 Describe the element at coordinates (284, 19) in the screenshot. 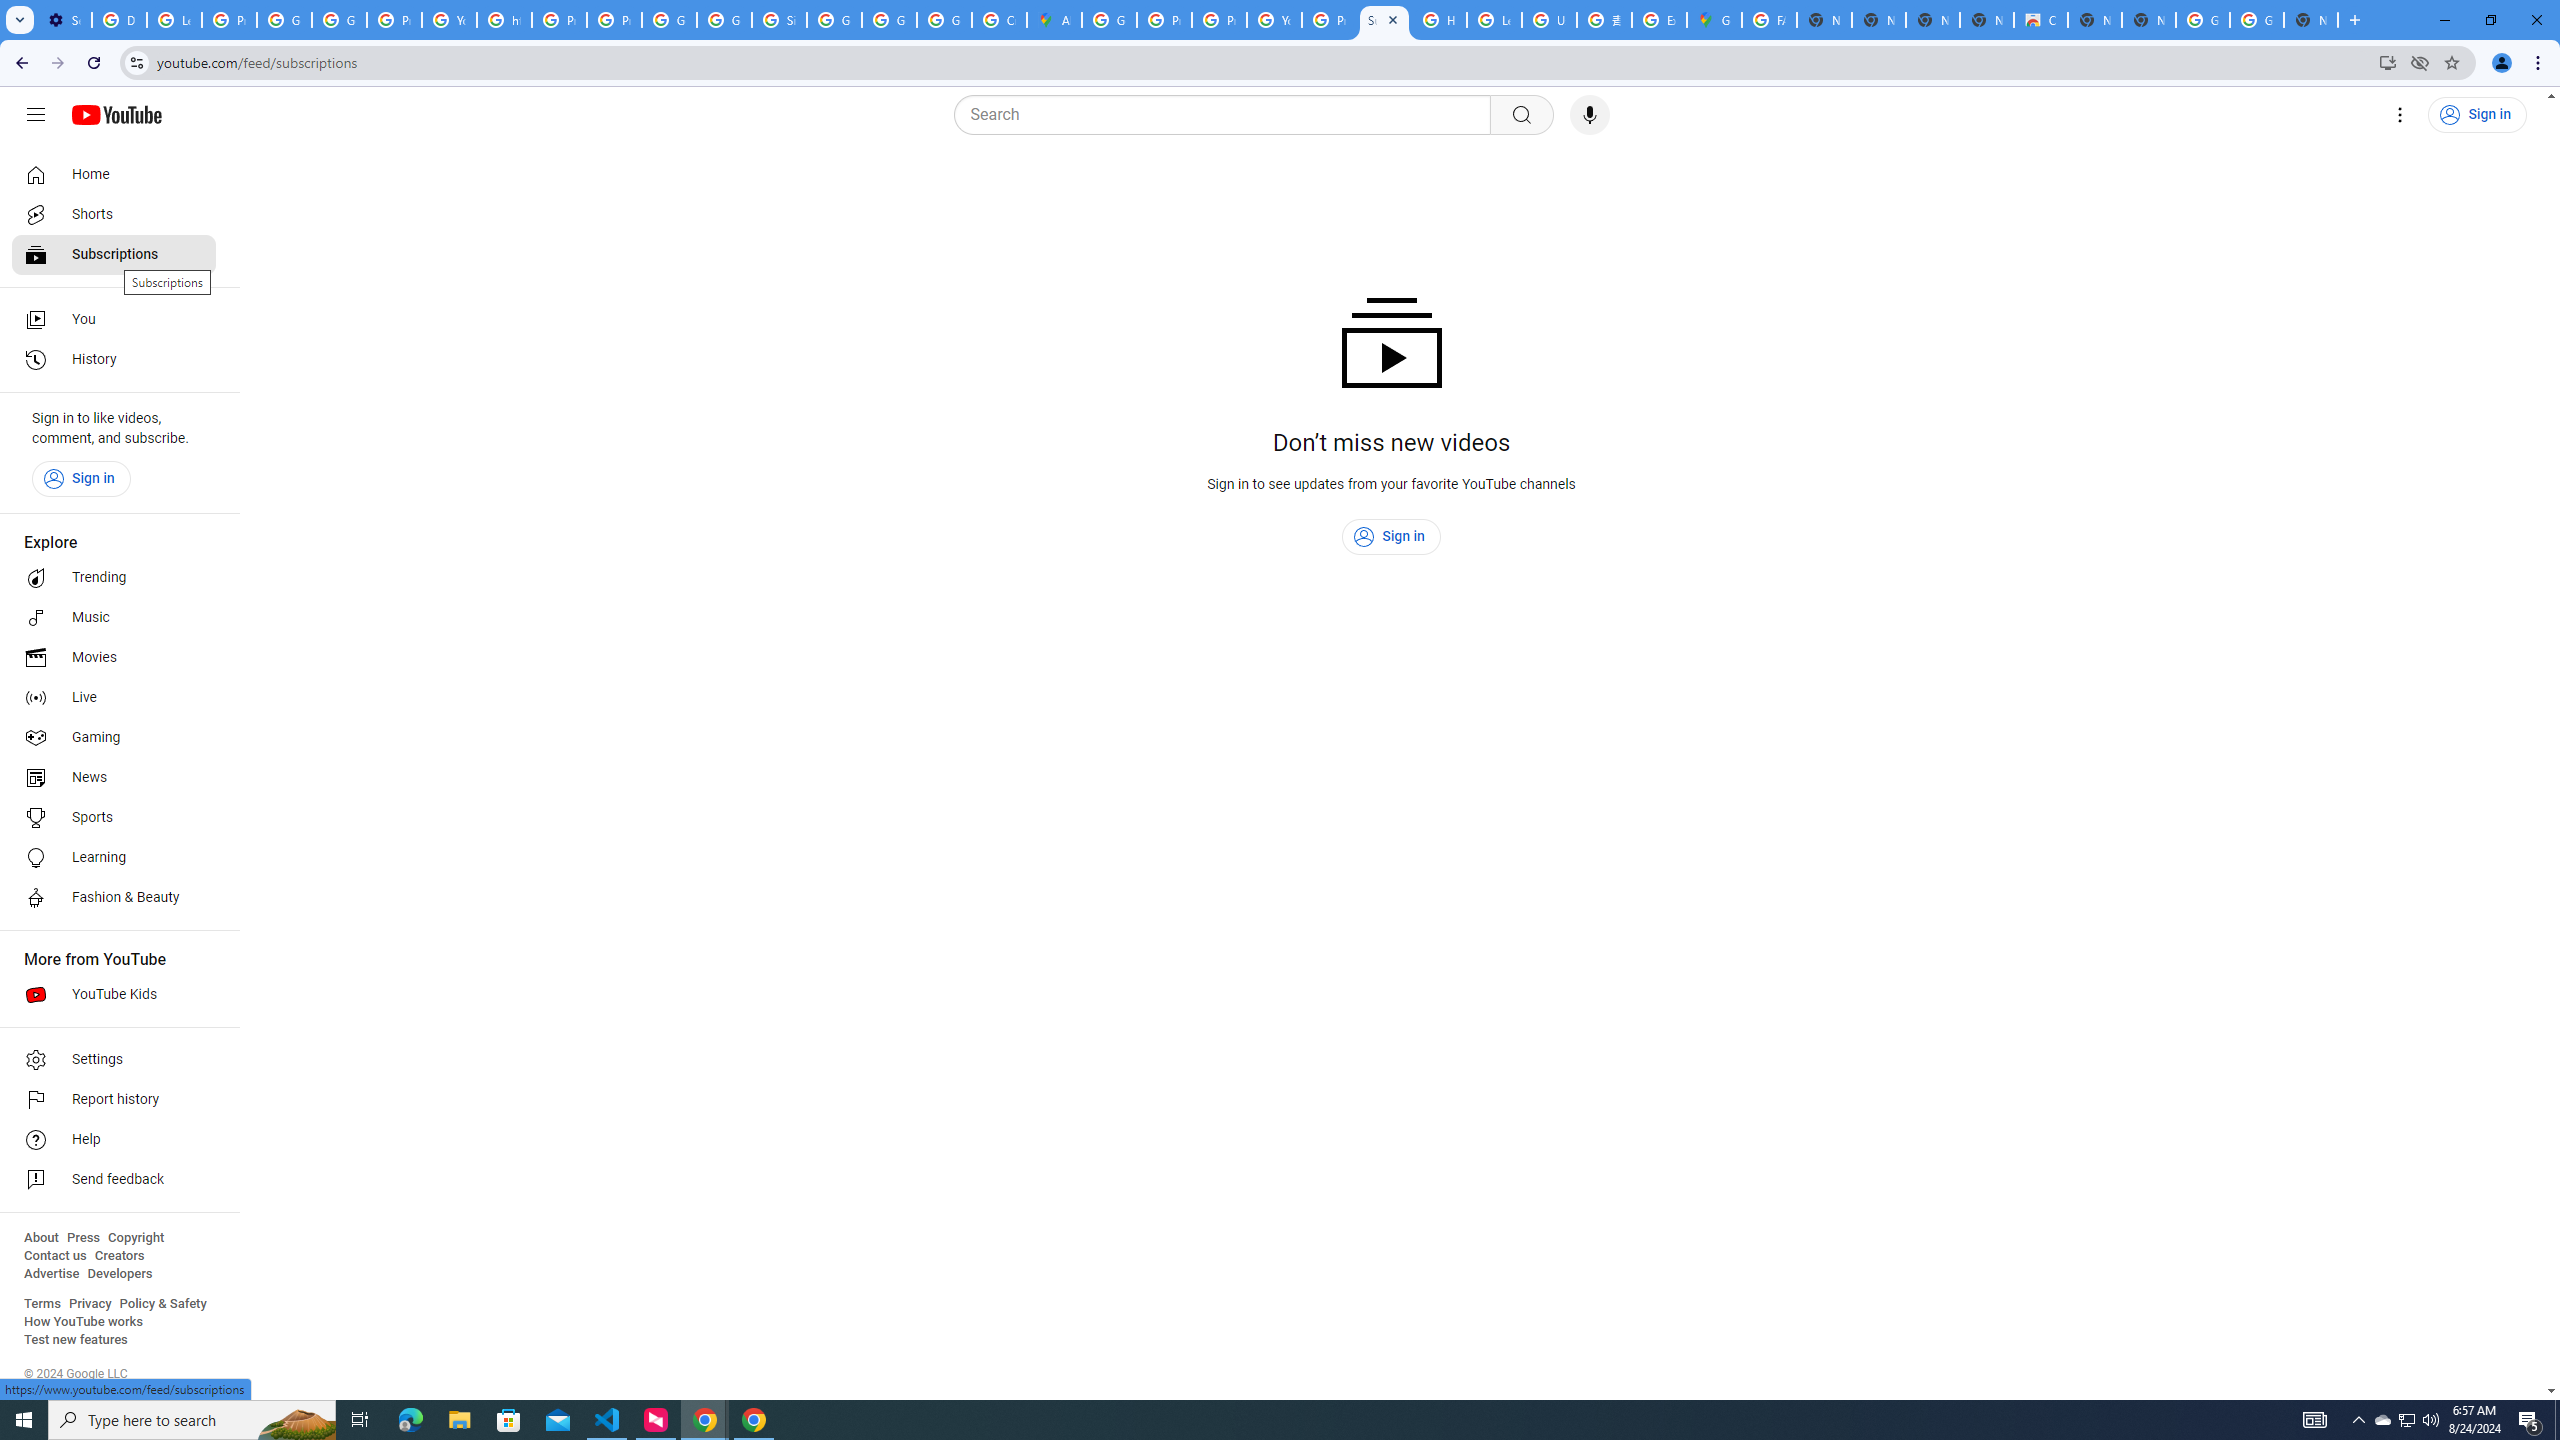

I see `'Google Account Help'` at that location.